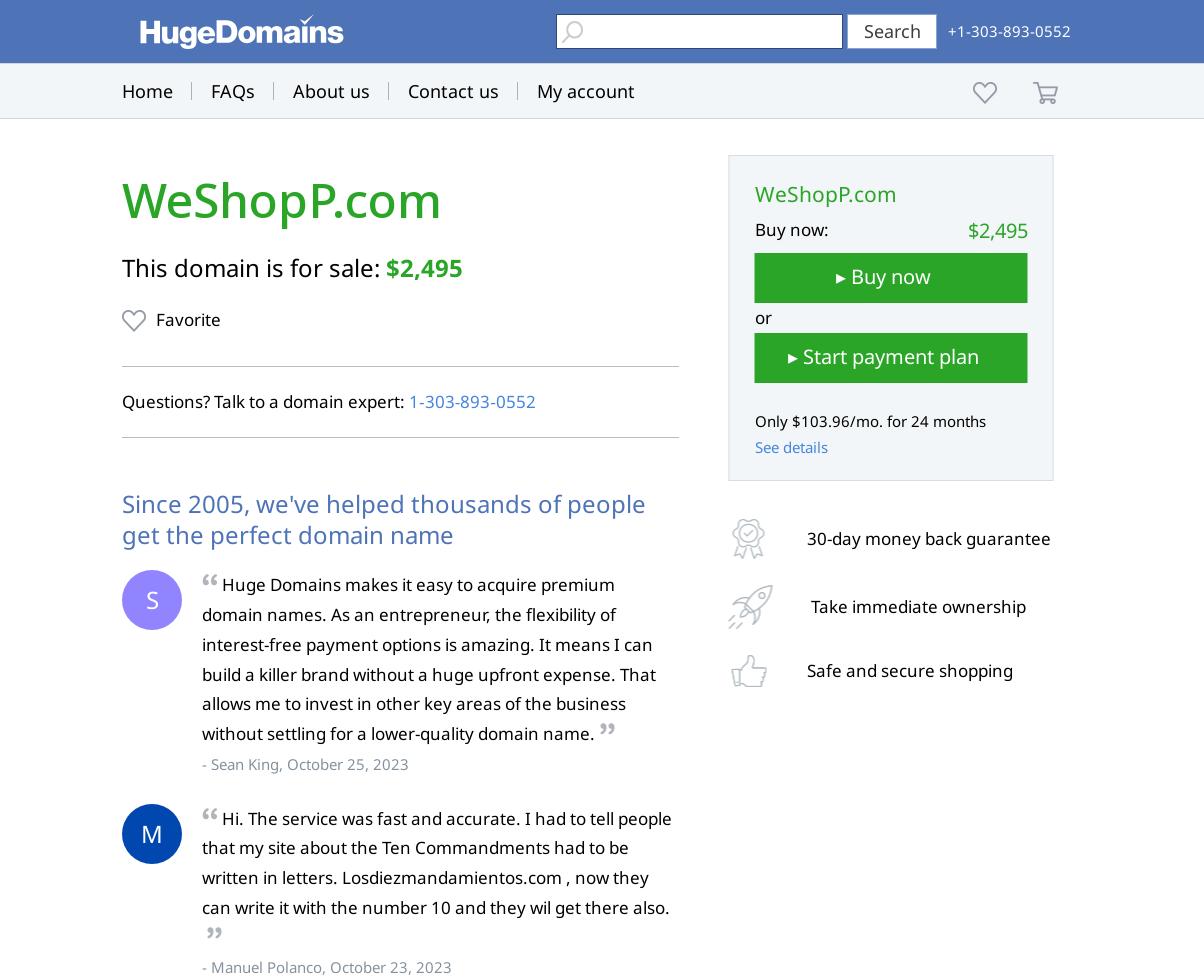  I want to click on 'My account', so click(585, 90).